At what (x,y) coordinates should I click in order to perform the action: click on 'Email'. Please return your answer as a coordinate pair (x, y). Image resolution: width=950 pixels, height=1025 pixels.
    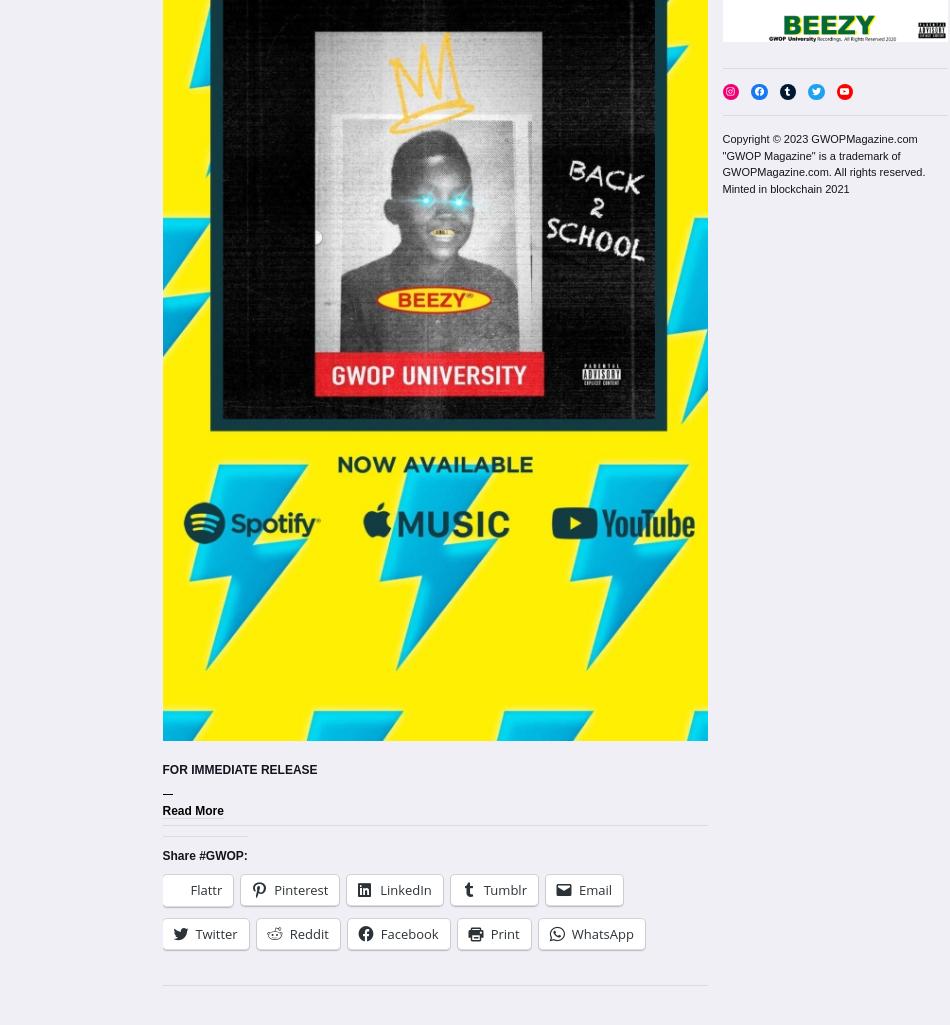
    Looking at the image, I should click on (594, 889).